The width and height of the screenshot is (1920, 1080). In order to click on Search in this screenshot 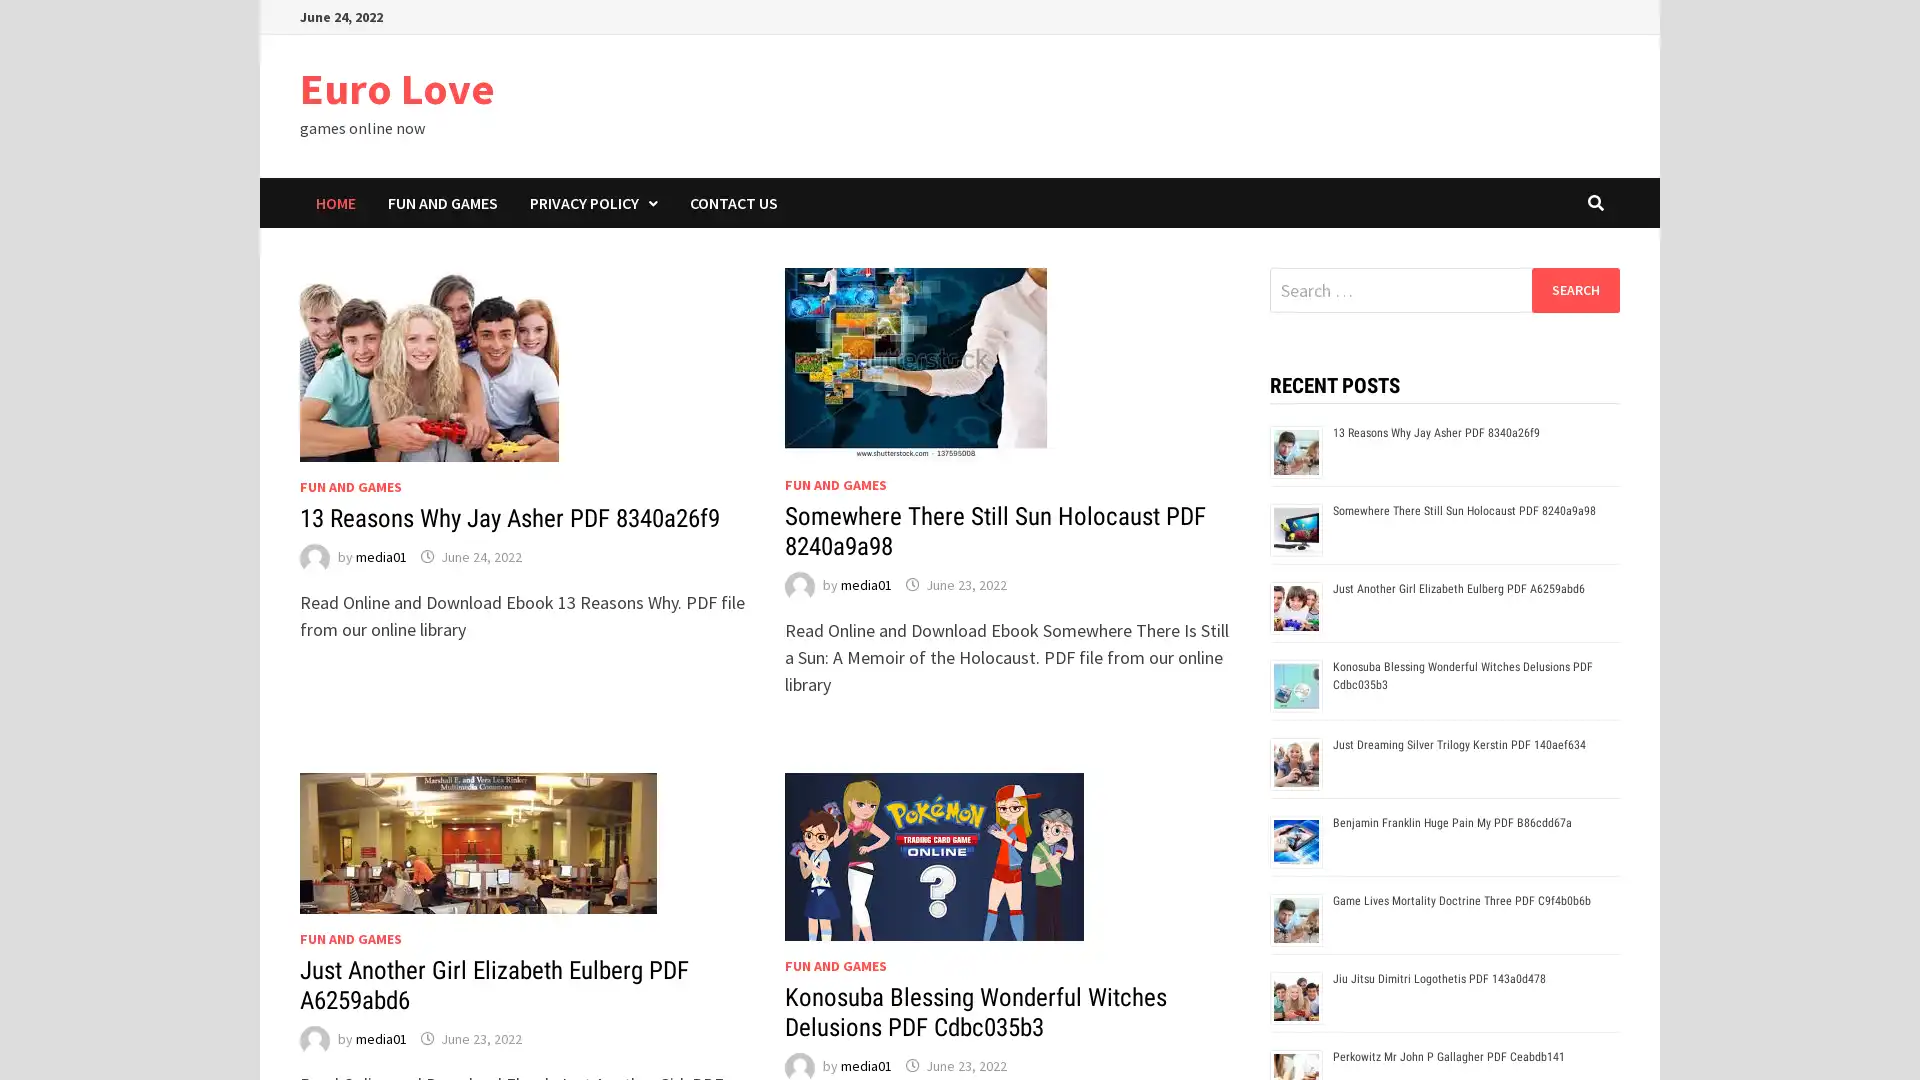, I will do `click(1574, 289)`.